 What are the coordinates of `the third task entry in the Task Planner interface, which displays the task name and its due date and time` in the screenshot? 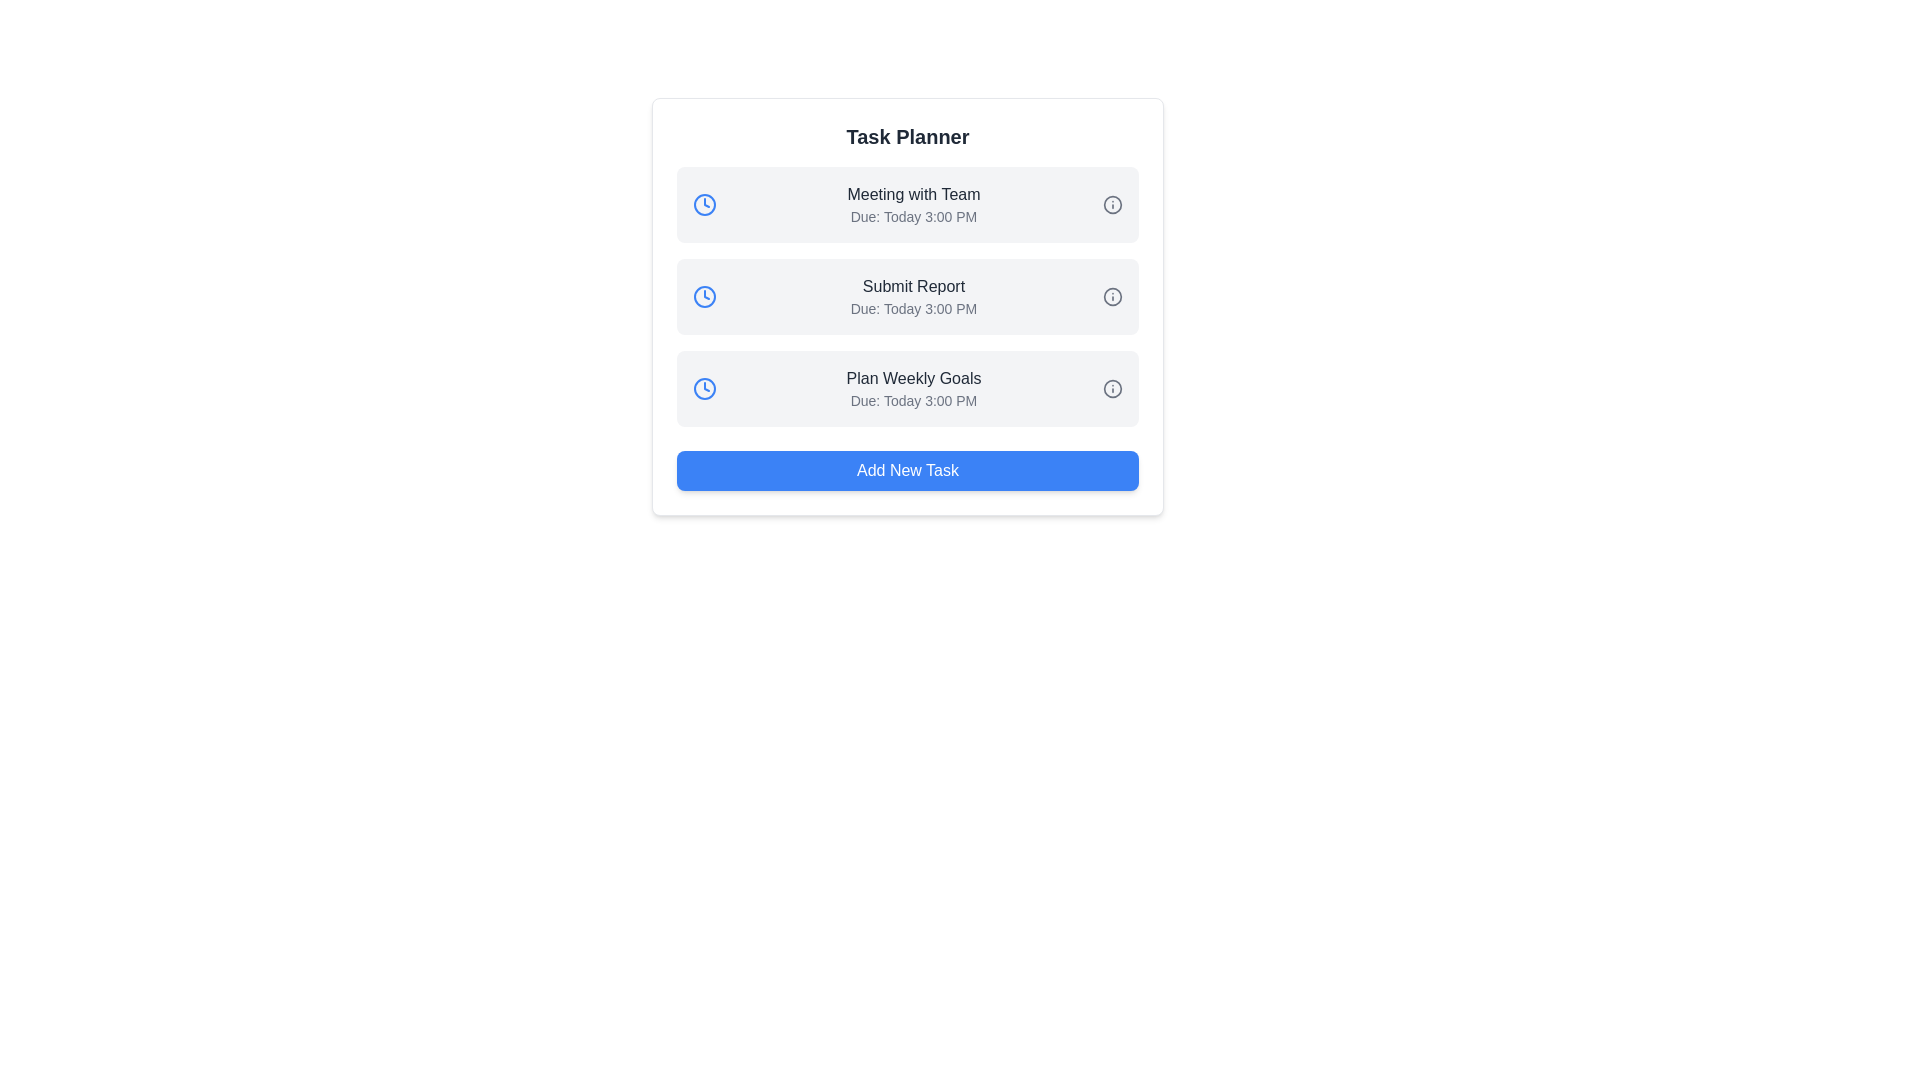 It's located at (912, 389).